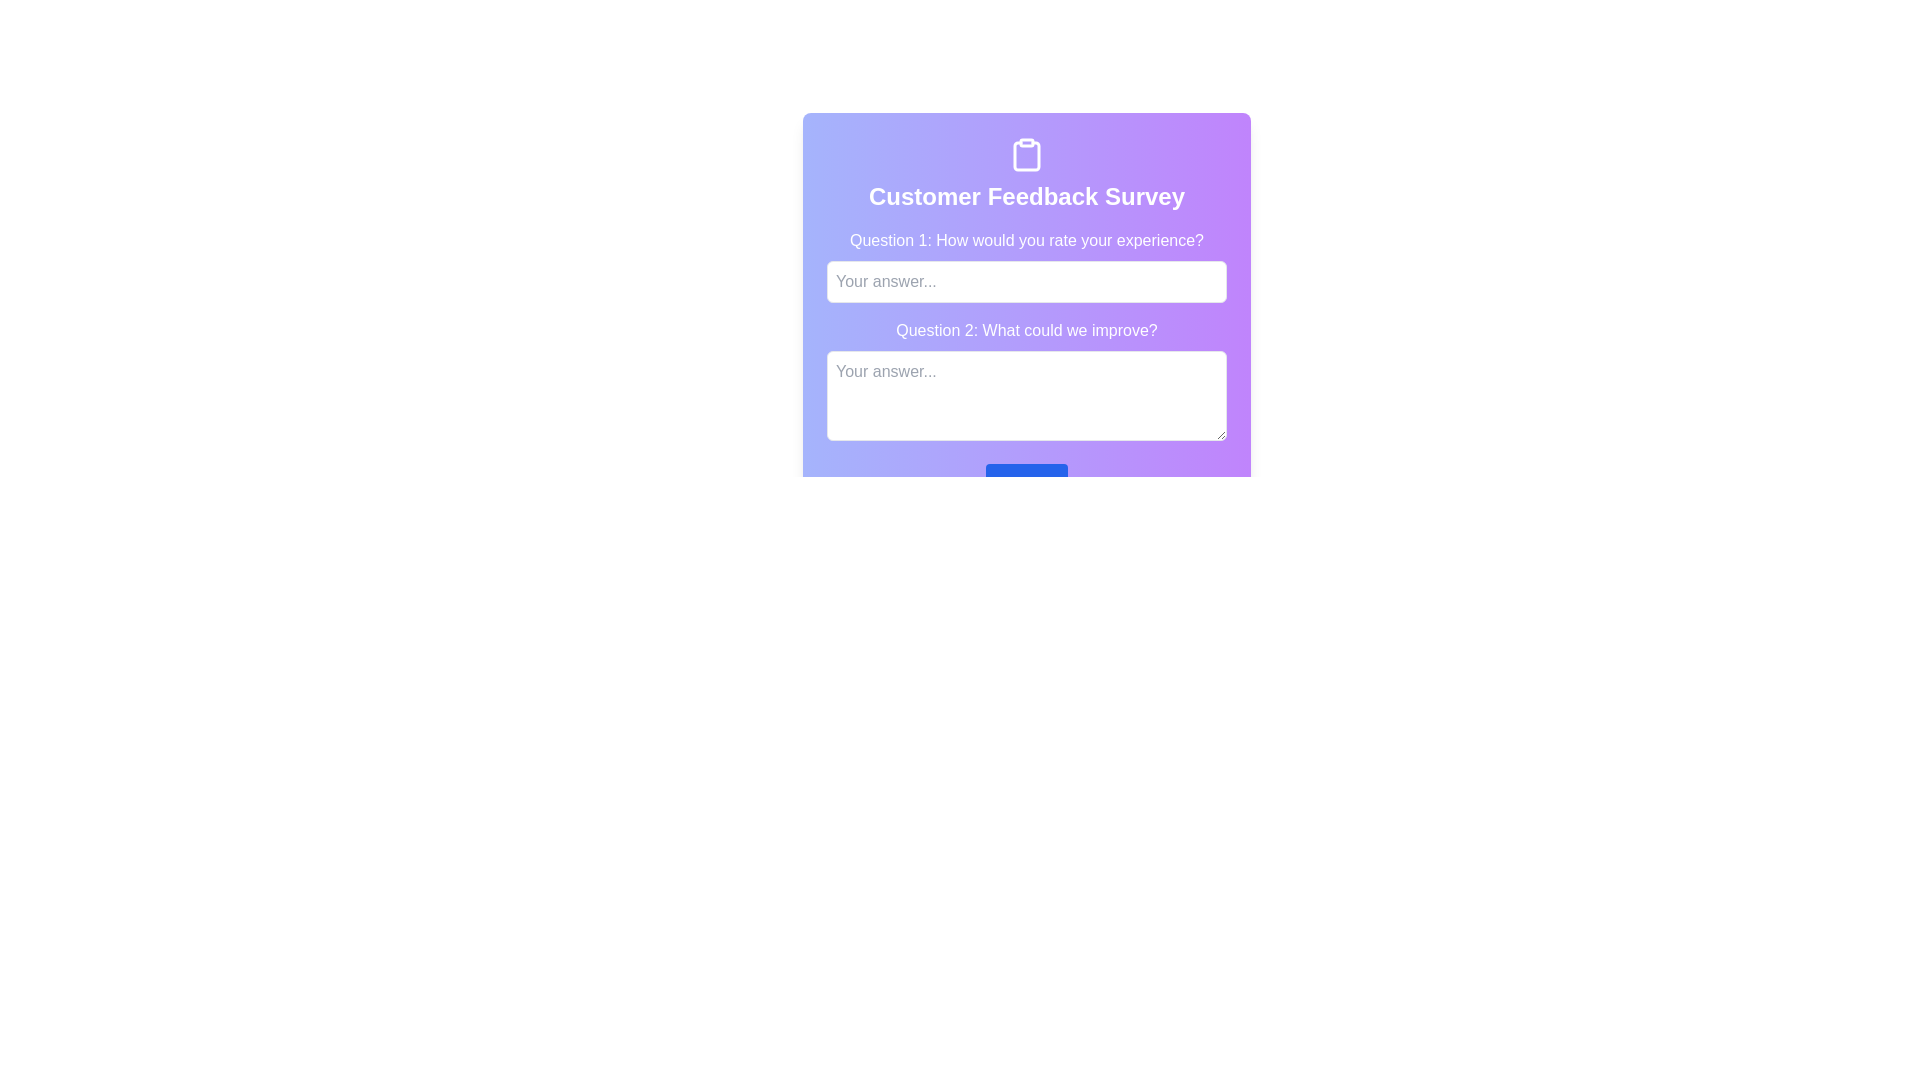 Image resolution: width=1920 pixels, height=1080 pixels. What do you see at coordinates (1027, 239) in the screenshot?
I see `the text prompt guiding the user to provide feedback about their experience, which is positioned at the top of the survey form` at bounding box center [1027, 239].